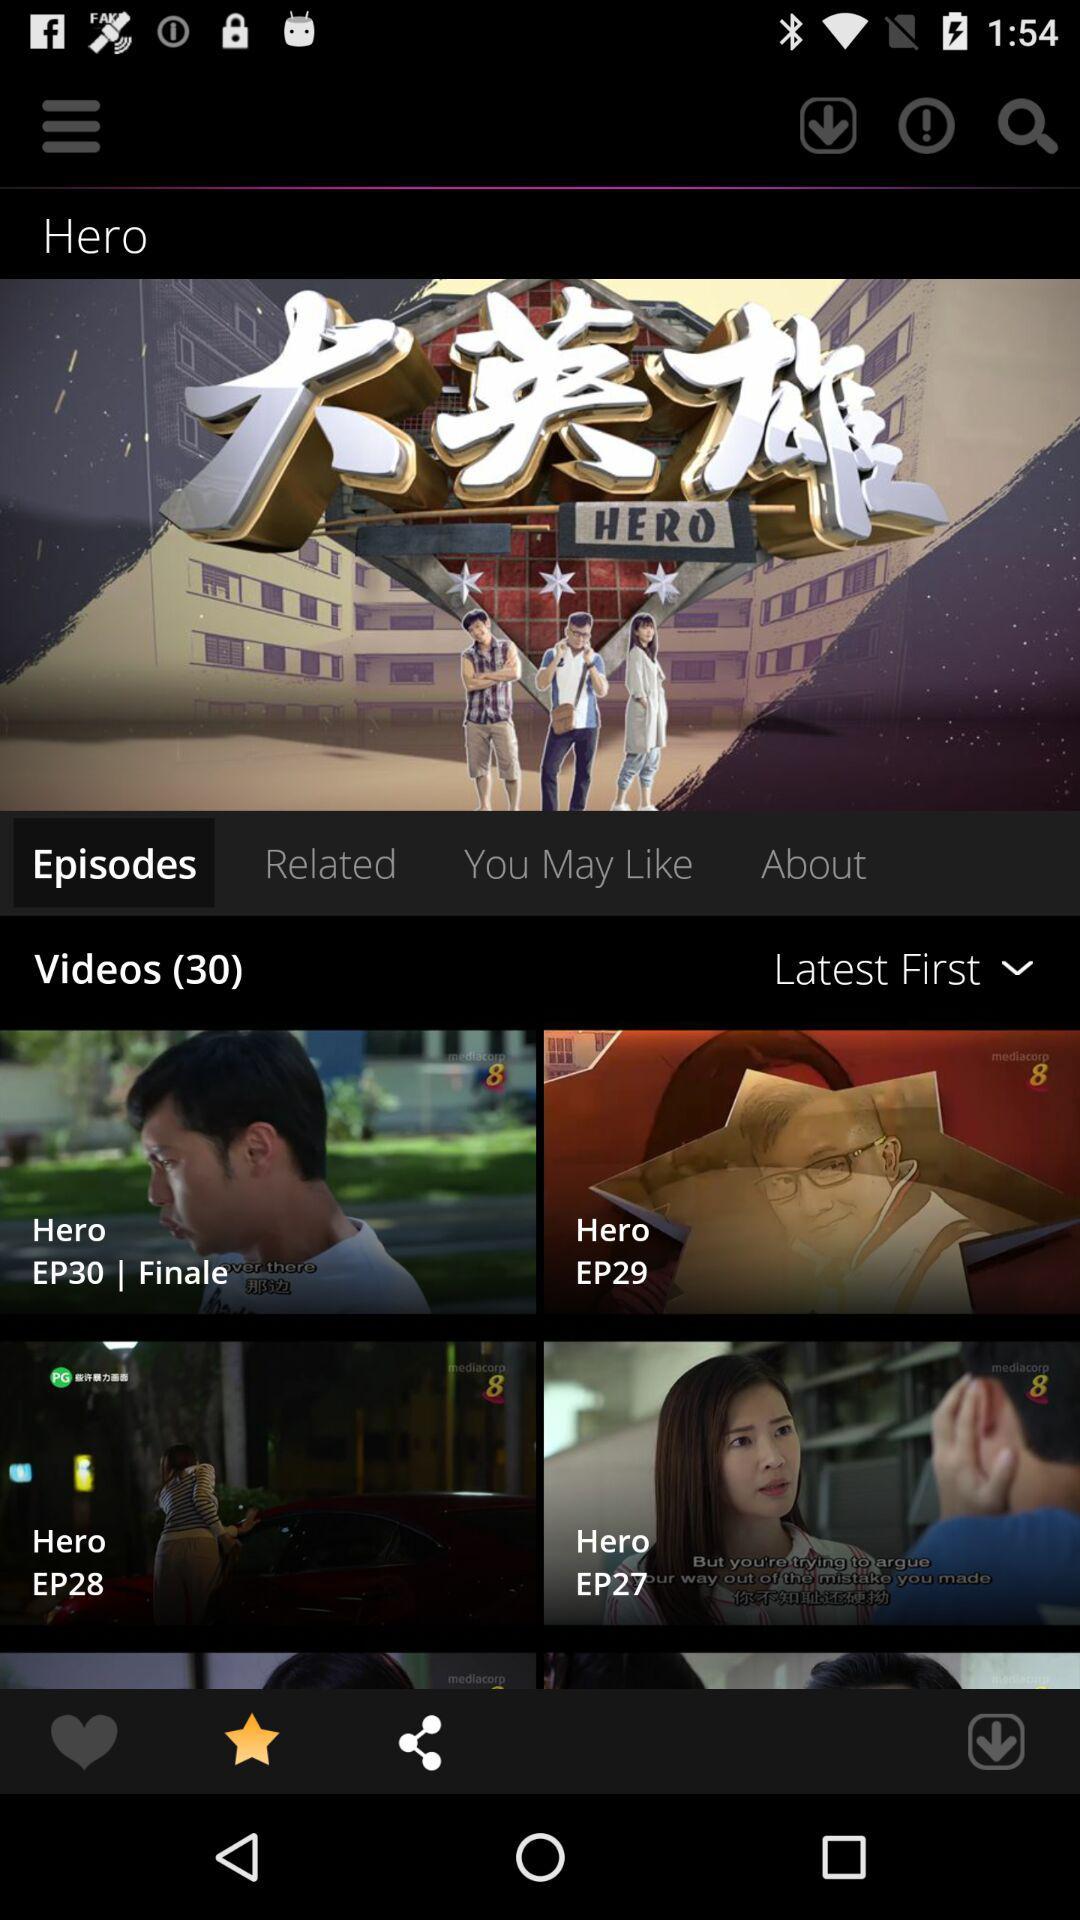  What do you see at coordinates (329, 862) in the screenshot?
I see `item next to the latest first` at bounding box center [329, 862].